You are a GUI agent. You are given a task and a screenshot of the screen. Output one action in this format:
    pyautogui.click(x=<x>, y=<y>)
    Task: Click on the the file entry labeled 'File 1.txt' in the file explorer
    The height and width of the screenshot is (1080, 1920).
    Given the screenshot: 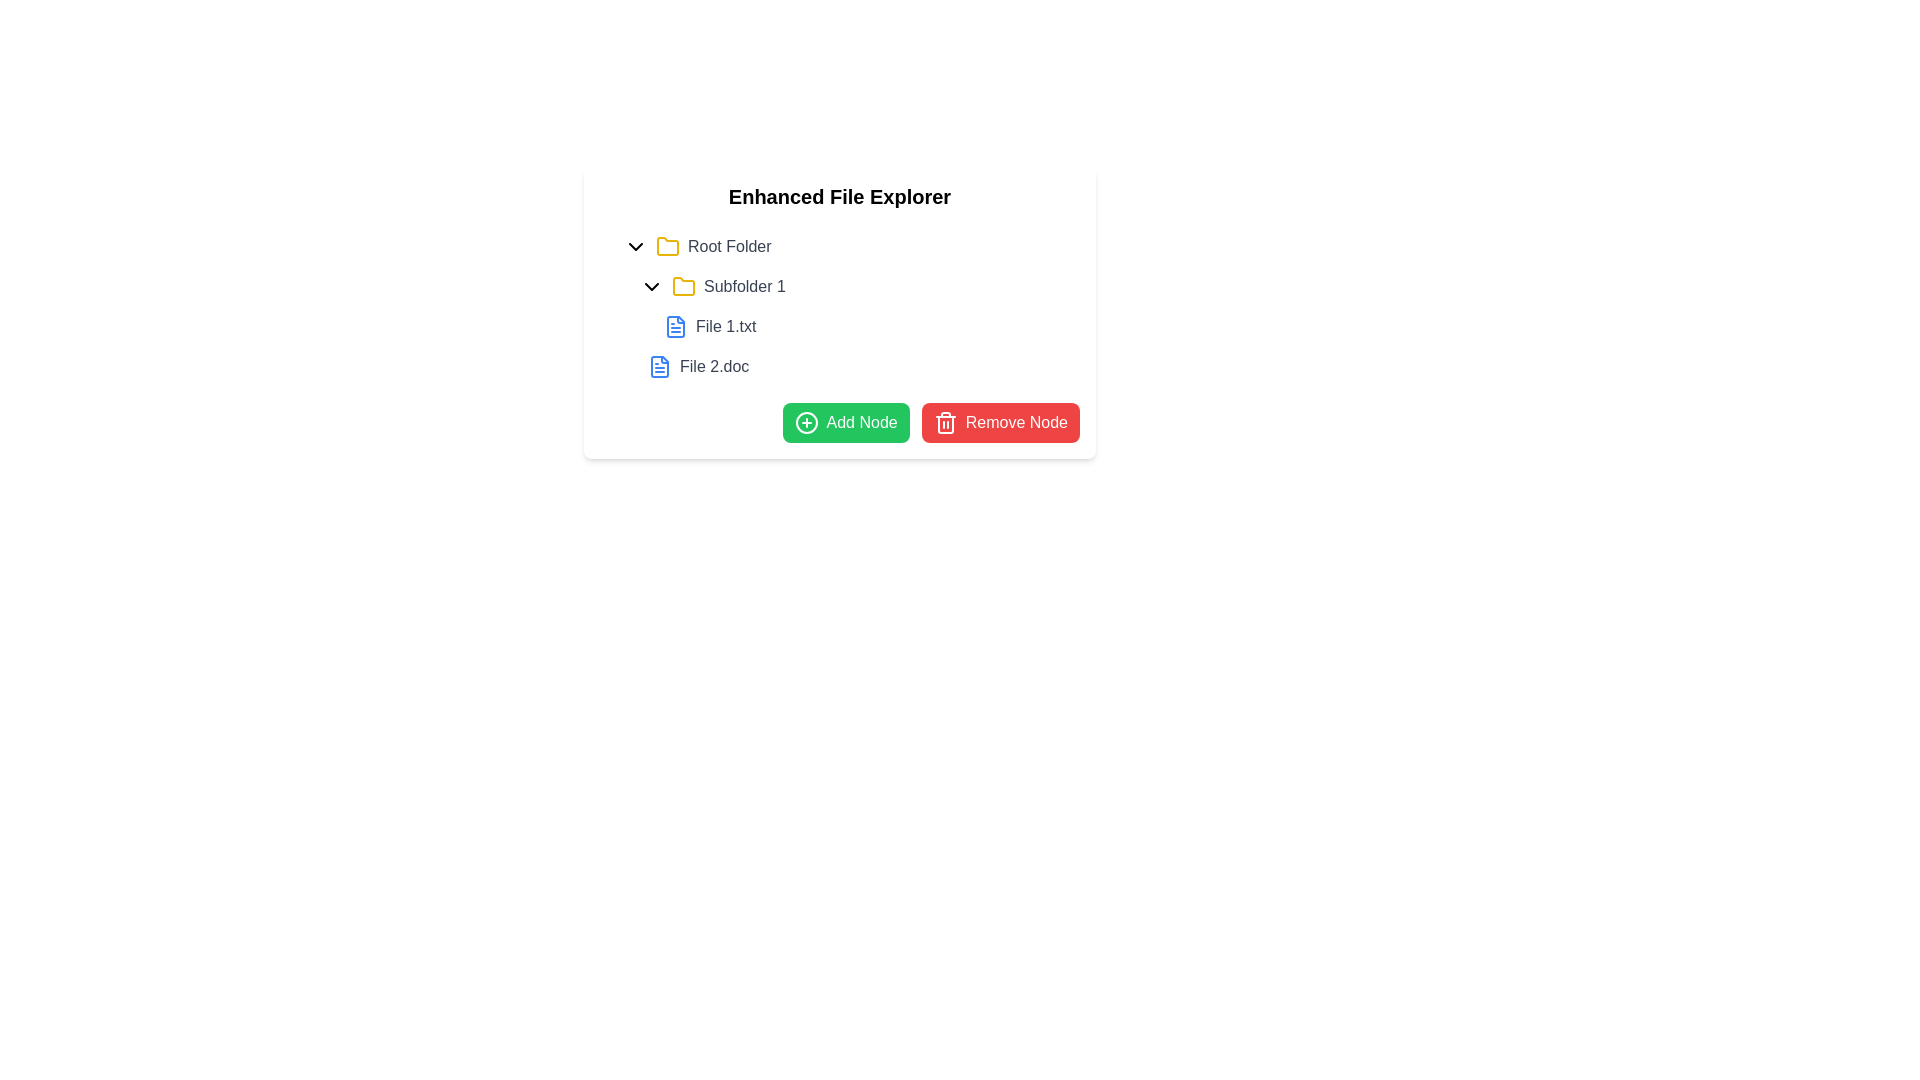 What is the action you would take?
    pyautogui.click(x=710, y=326)
    